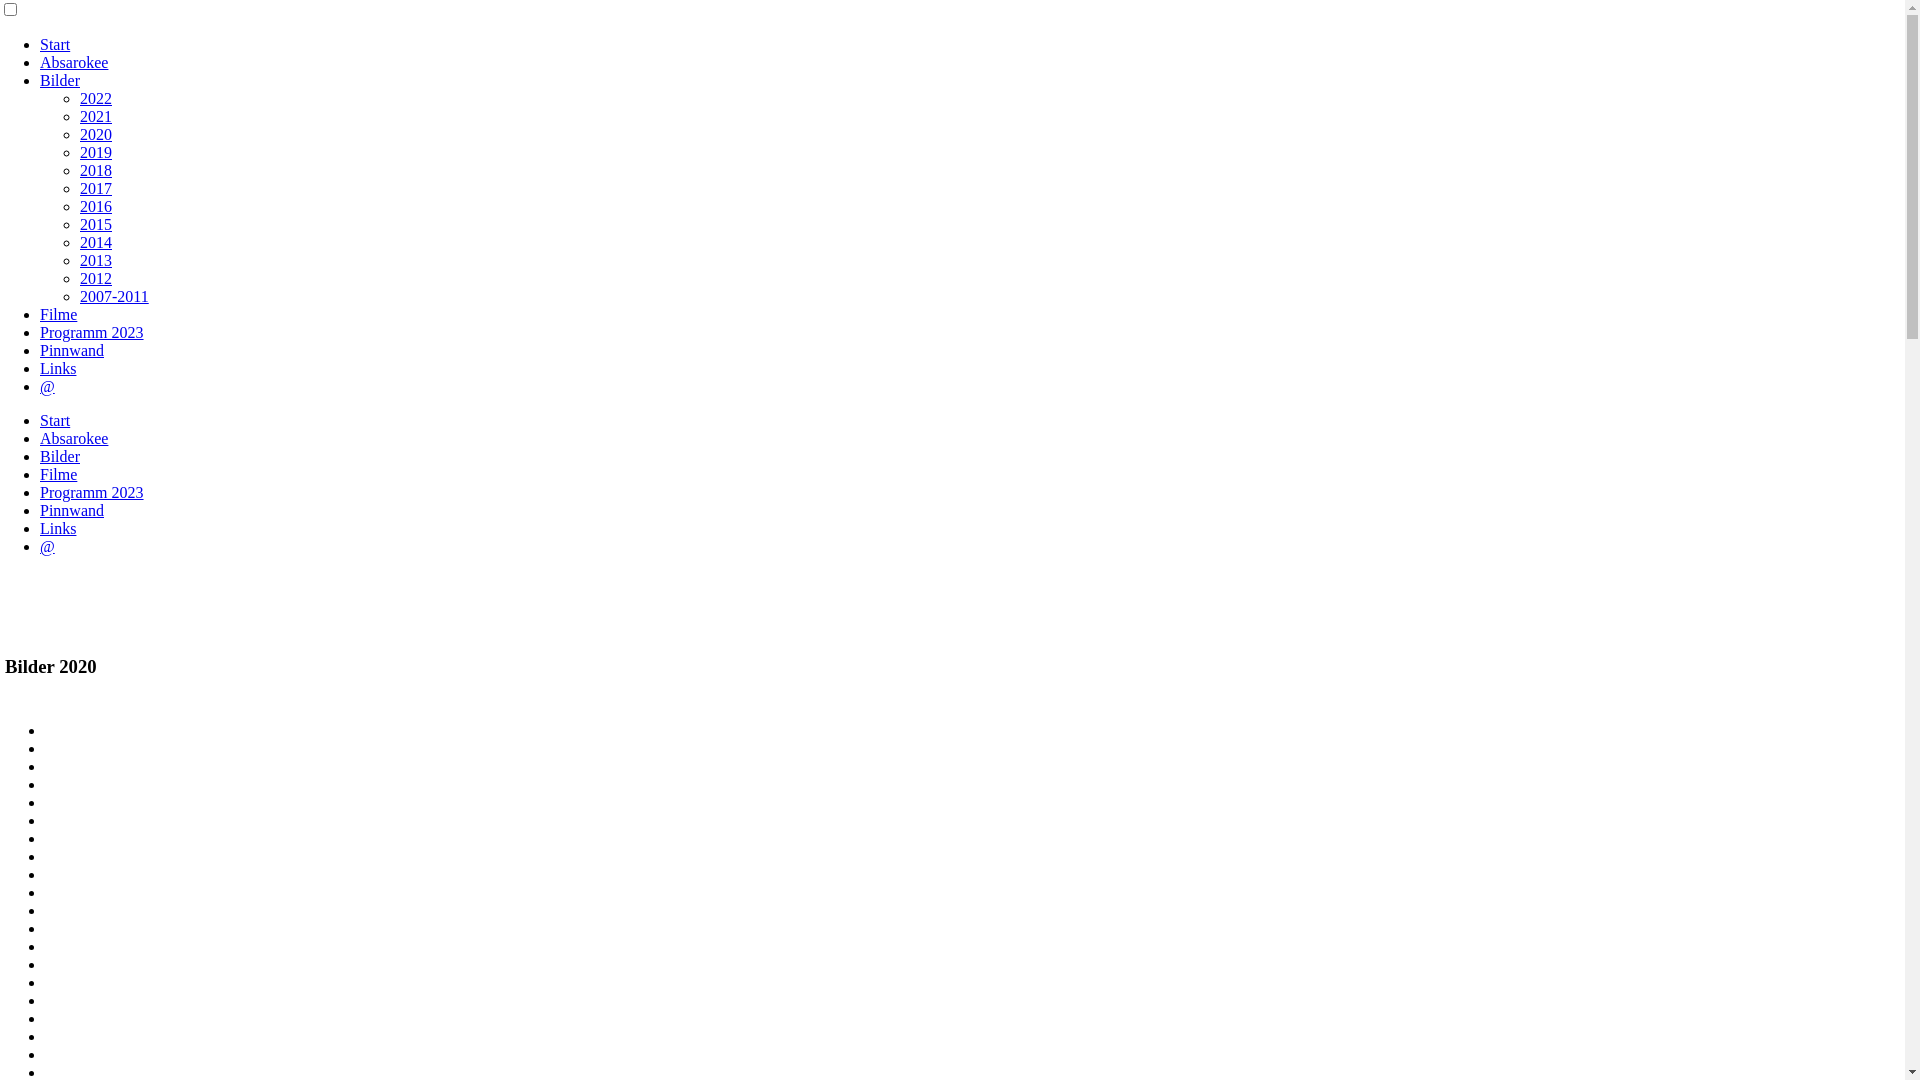  Describe the element at coordinates (95, 169) in the screenshot. I see `'2018'` at that location.